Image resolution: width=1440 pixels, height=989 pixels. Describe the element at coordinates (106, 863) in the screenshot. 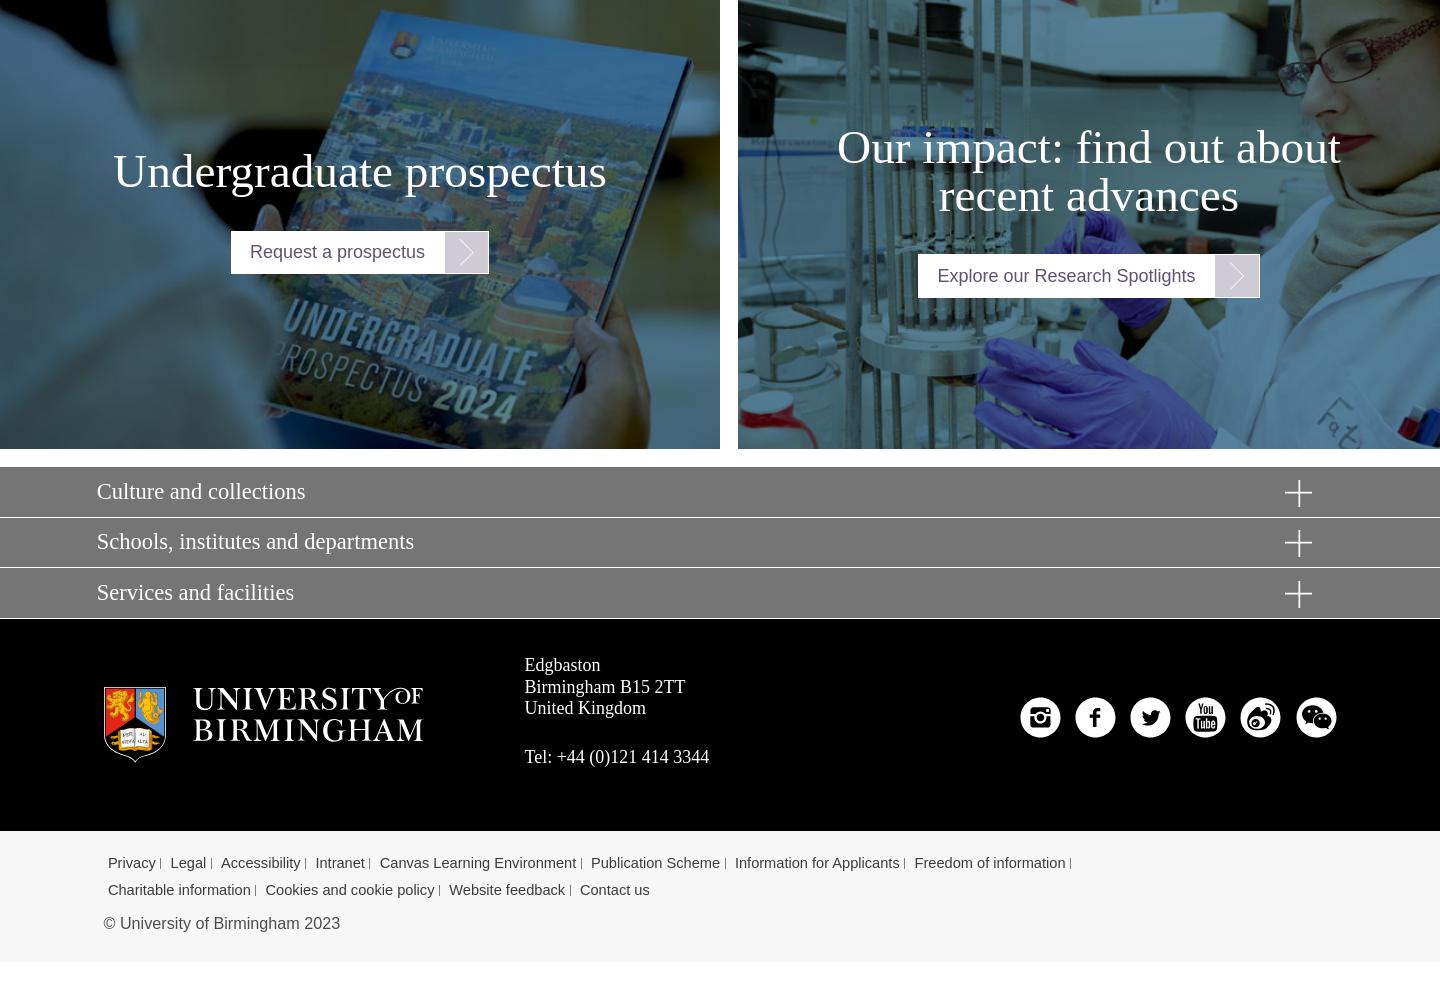

I see `'Privacy'` at that location.